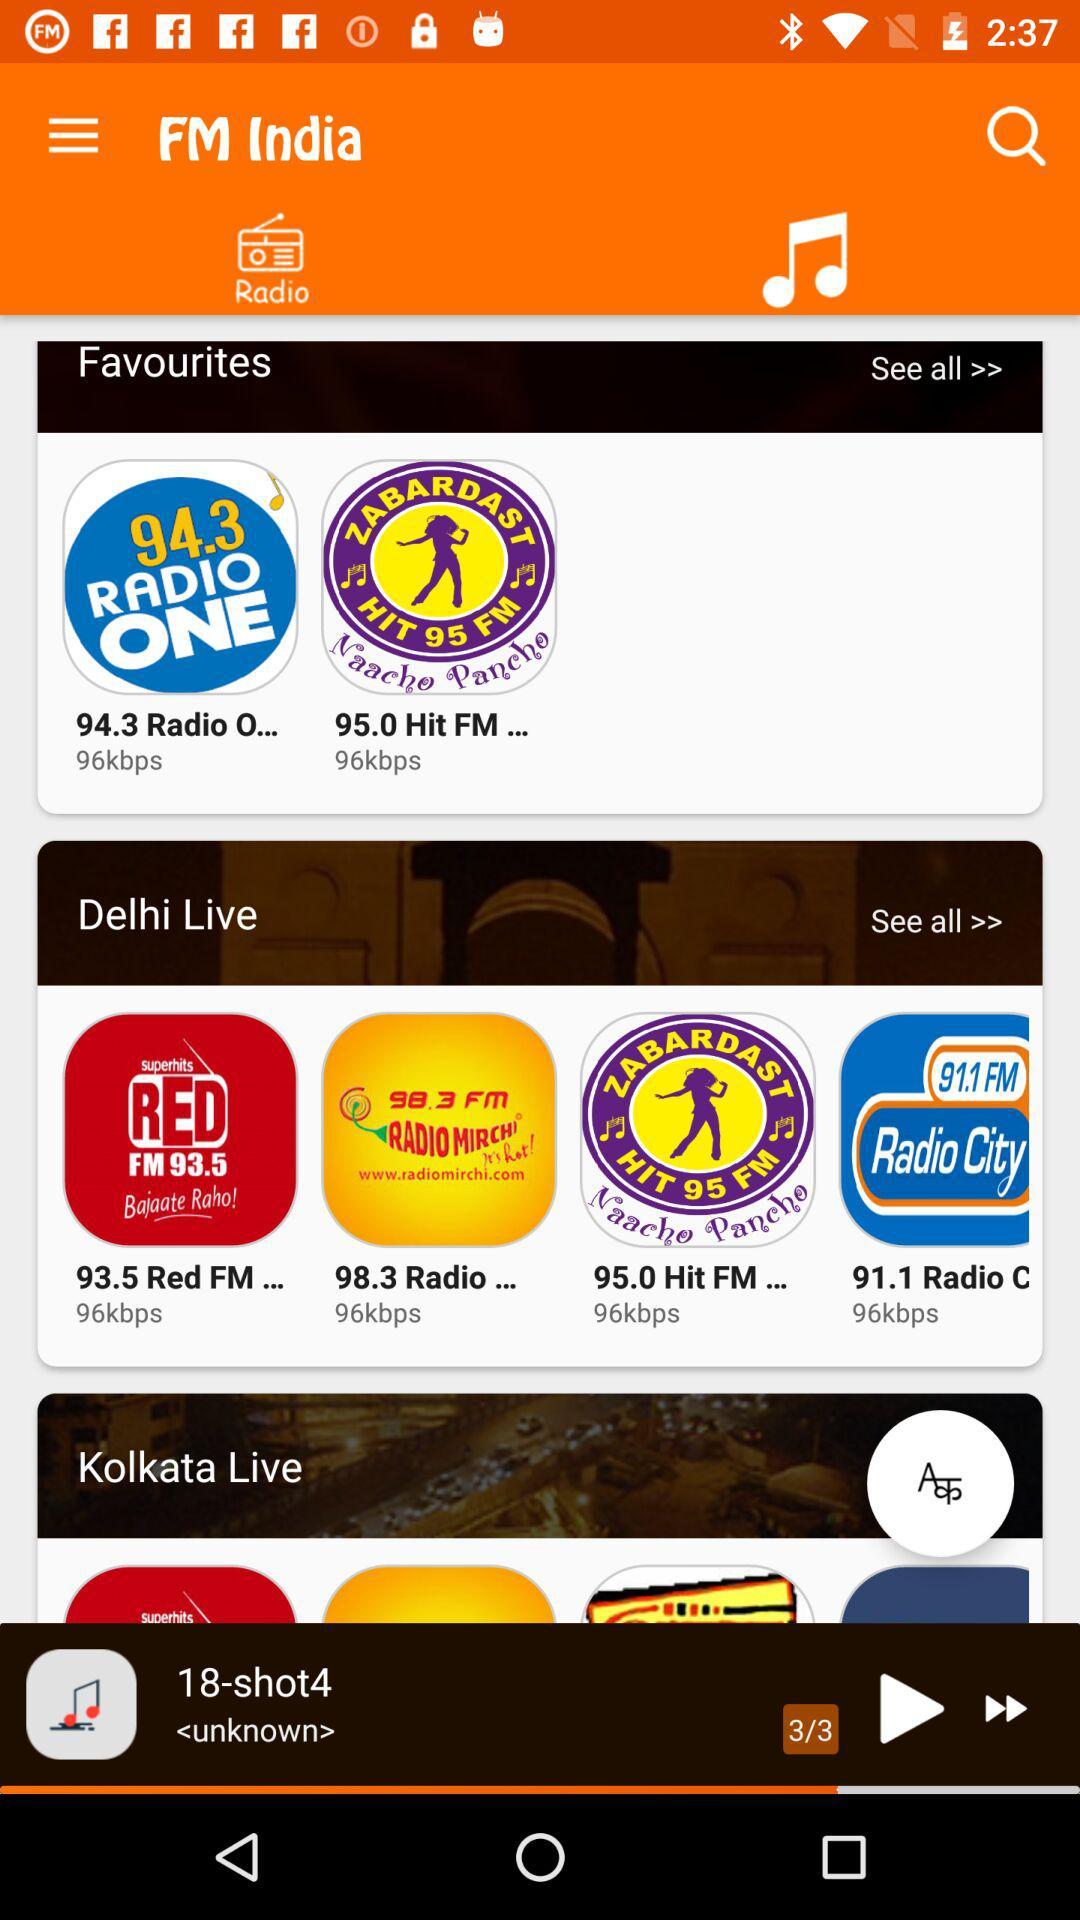 The image size is (1080, 1920). What do you see at coordinates (270, 251) in the screenshot?
I see `radio option` at bounding box center [270, 251].